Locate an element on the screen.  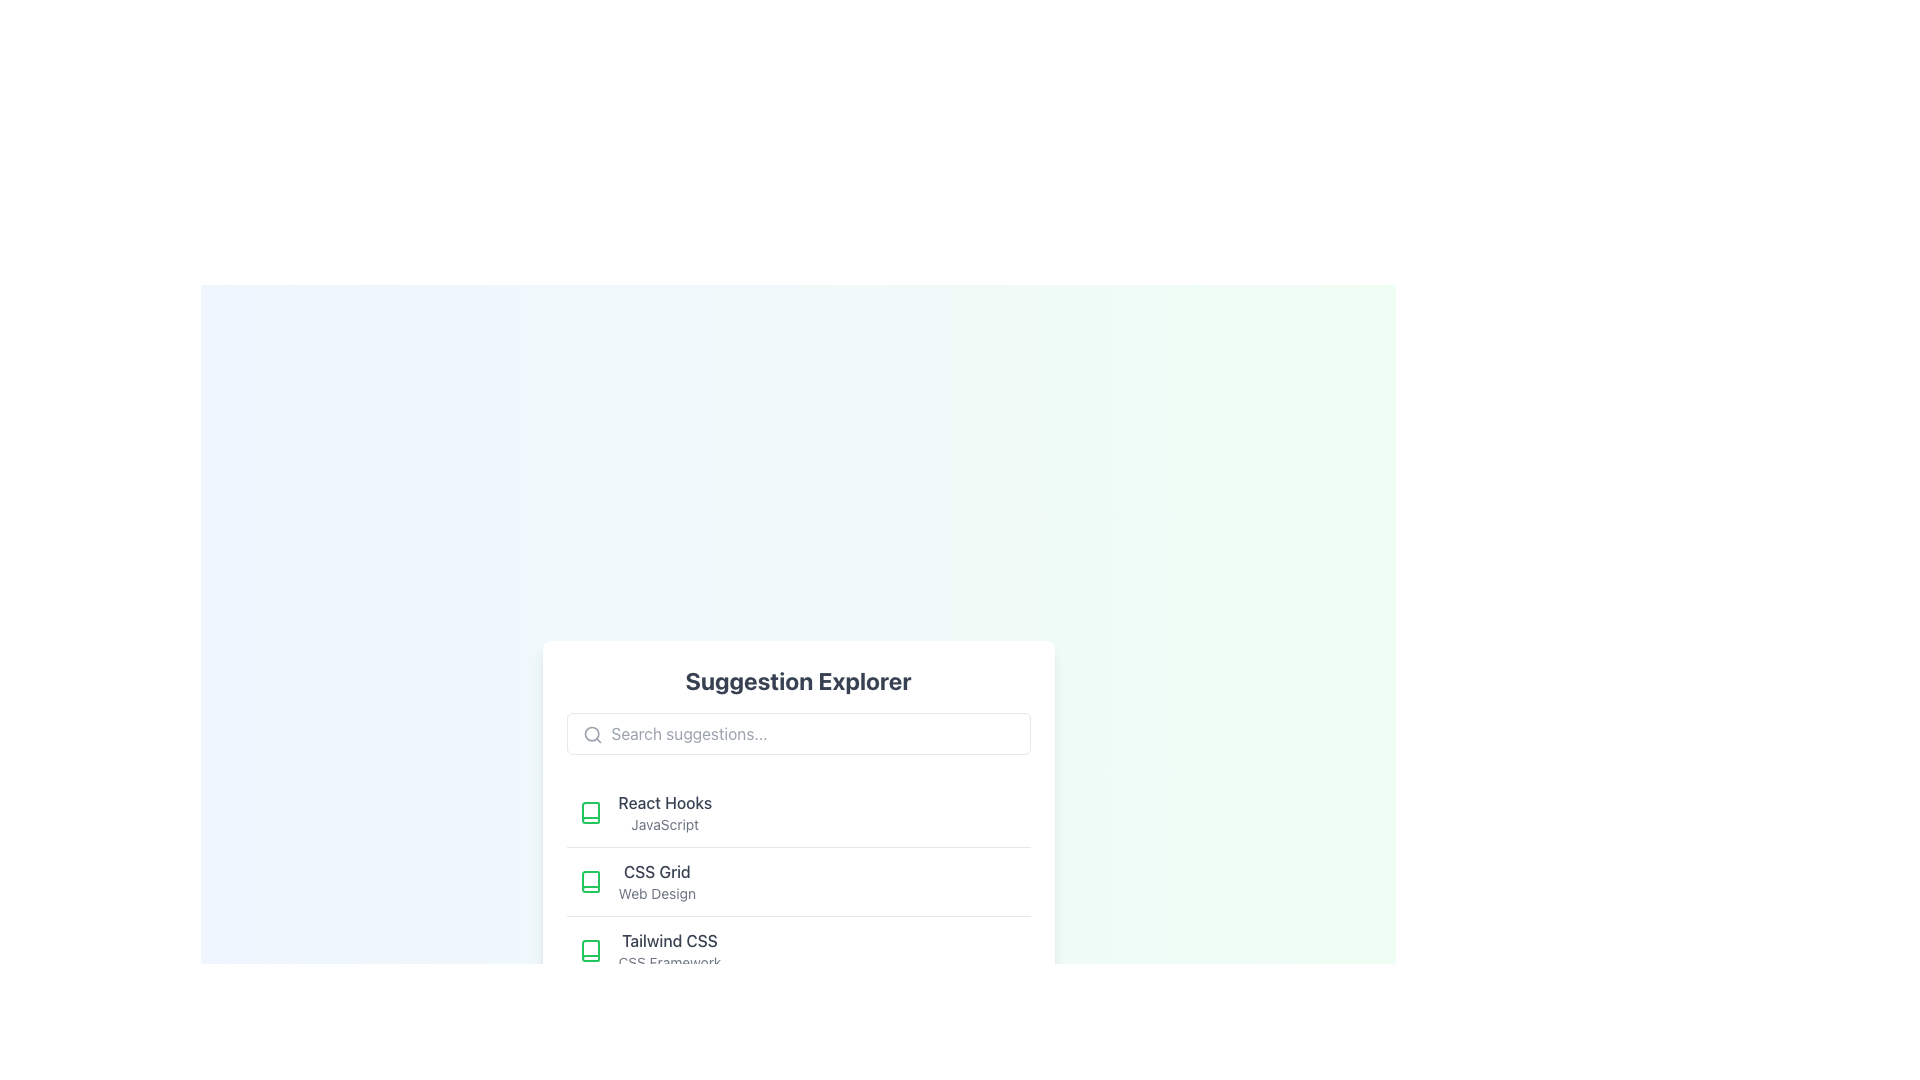
the first item in the suggestion list related to 'React Hooks' and 'JavaScript' is located at coordinates (797, 813).